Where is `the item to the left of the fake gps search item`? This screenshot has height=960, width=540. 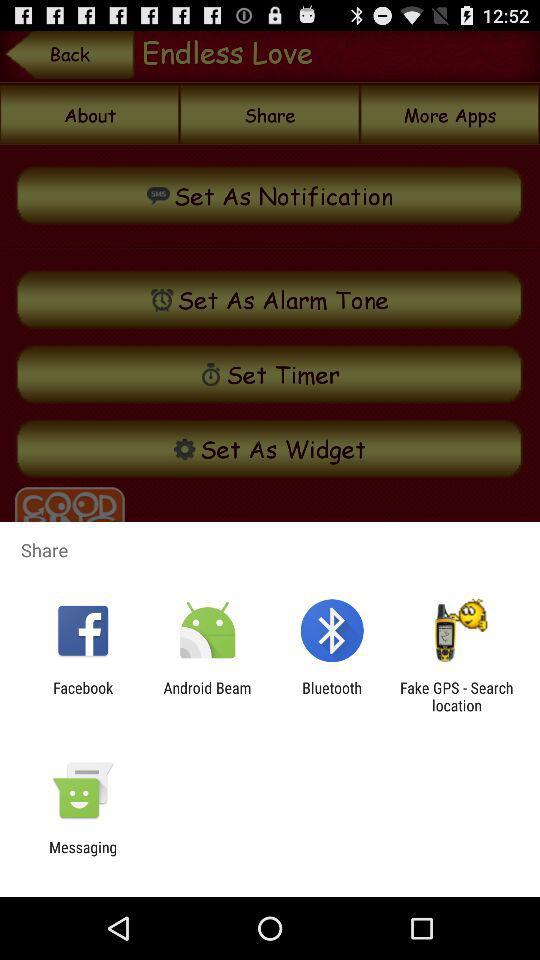
the item to the left of the fake gps search item is located at coordinates (332, 696).